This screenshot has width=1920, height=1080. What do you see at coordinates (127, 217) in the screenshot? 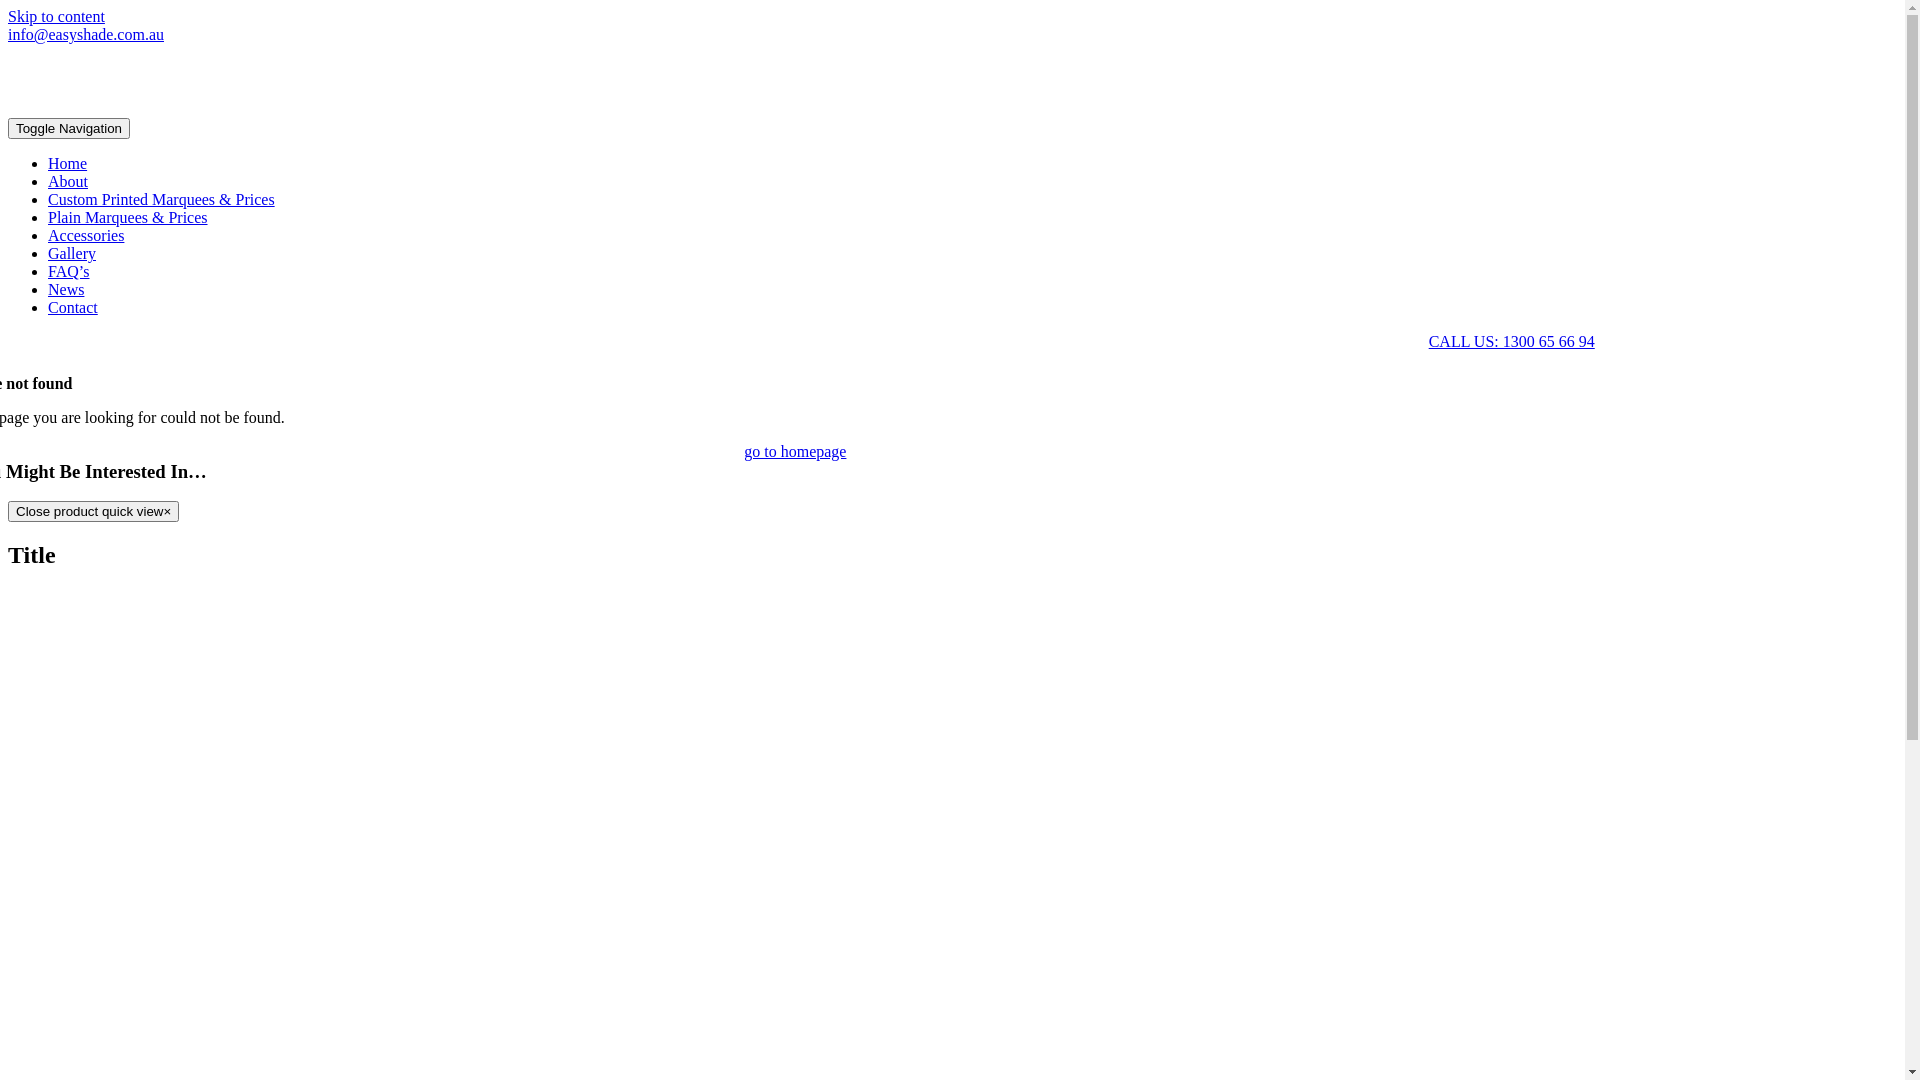
I see `'Plain Marquees & Prices'` at bounding box center [127, 217].